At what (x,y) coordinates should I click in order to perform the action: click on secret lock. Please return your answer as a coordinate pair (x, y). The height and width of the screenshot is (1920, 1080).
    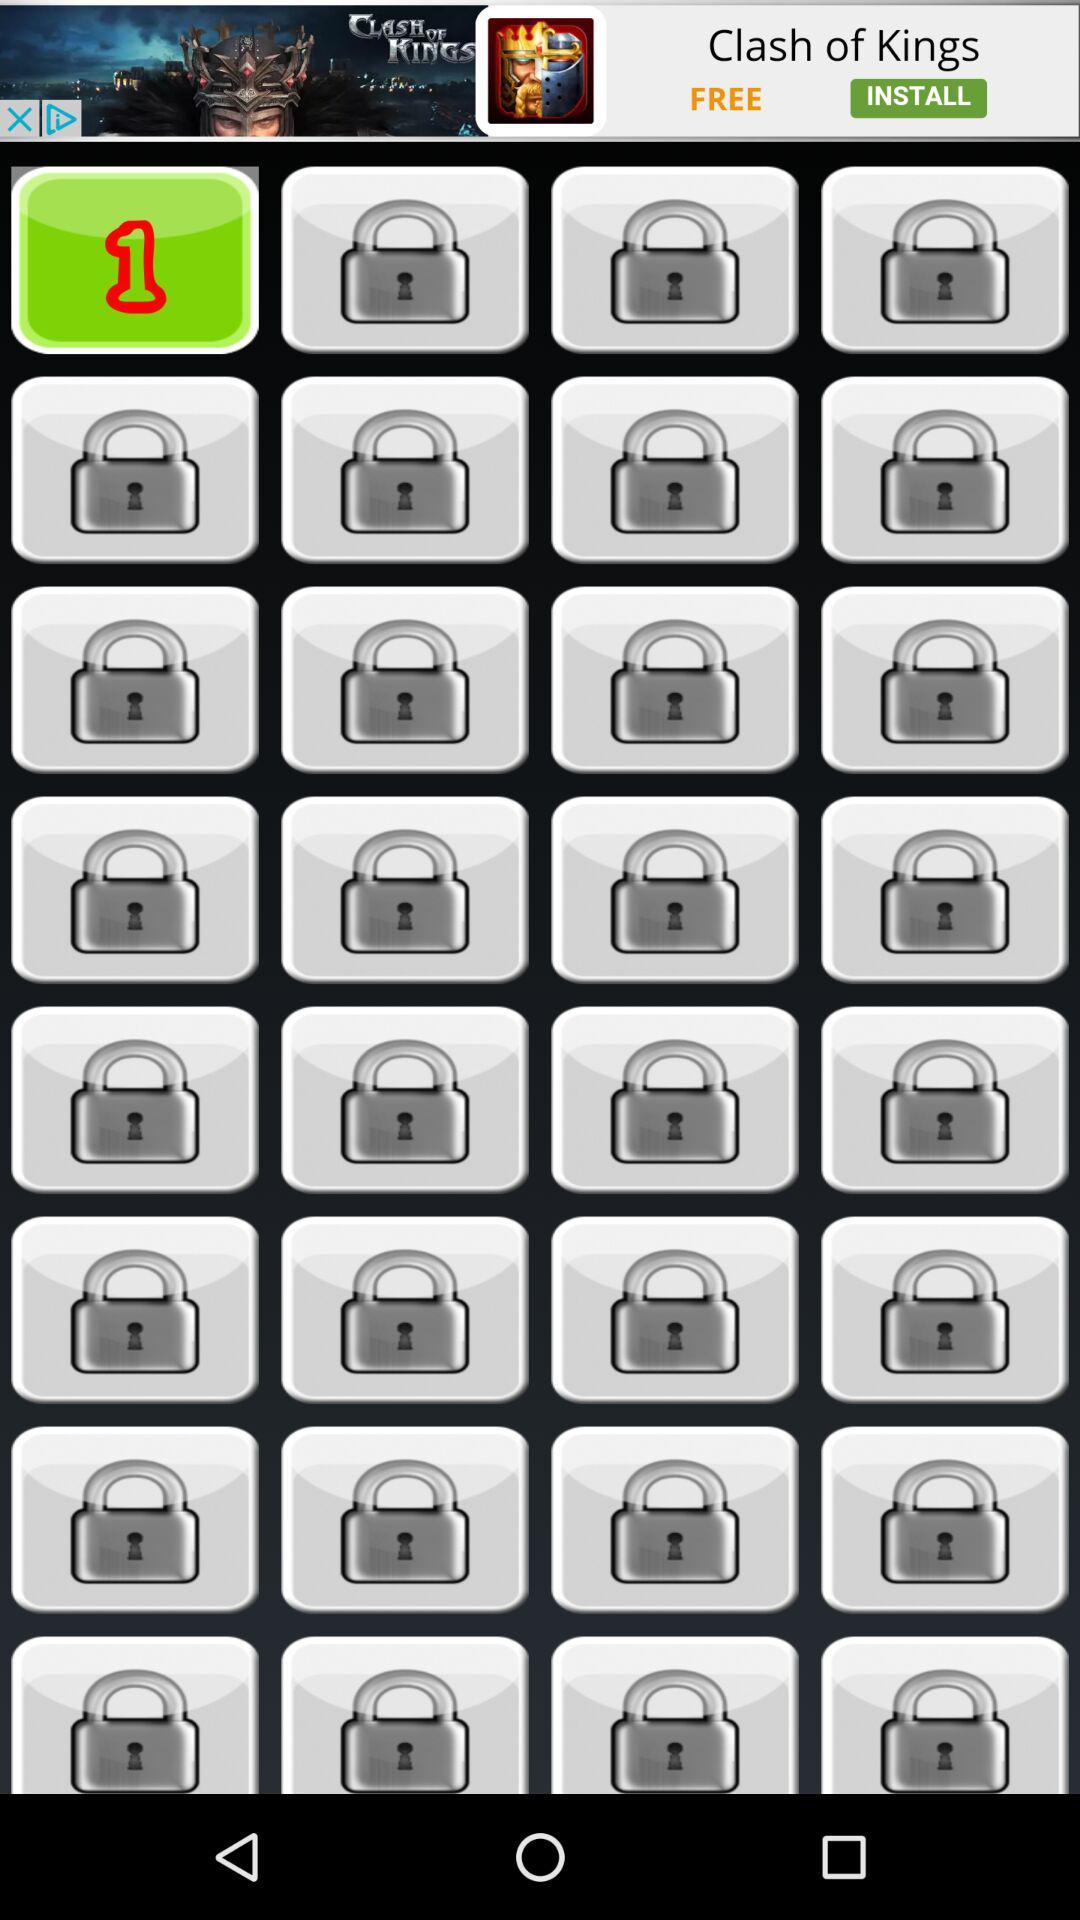
    Looking at the image, I should click on (405, 1520).